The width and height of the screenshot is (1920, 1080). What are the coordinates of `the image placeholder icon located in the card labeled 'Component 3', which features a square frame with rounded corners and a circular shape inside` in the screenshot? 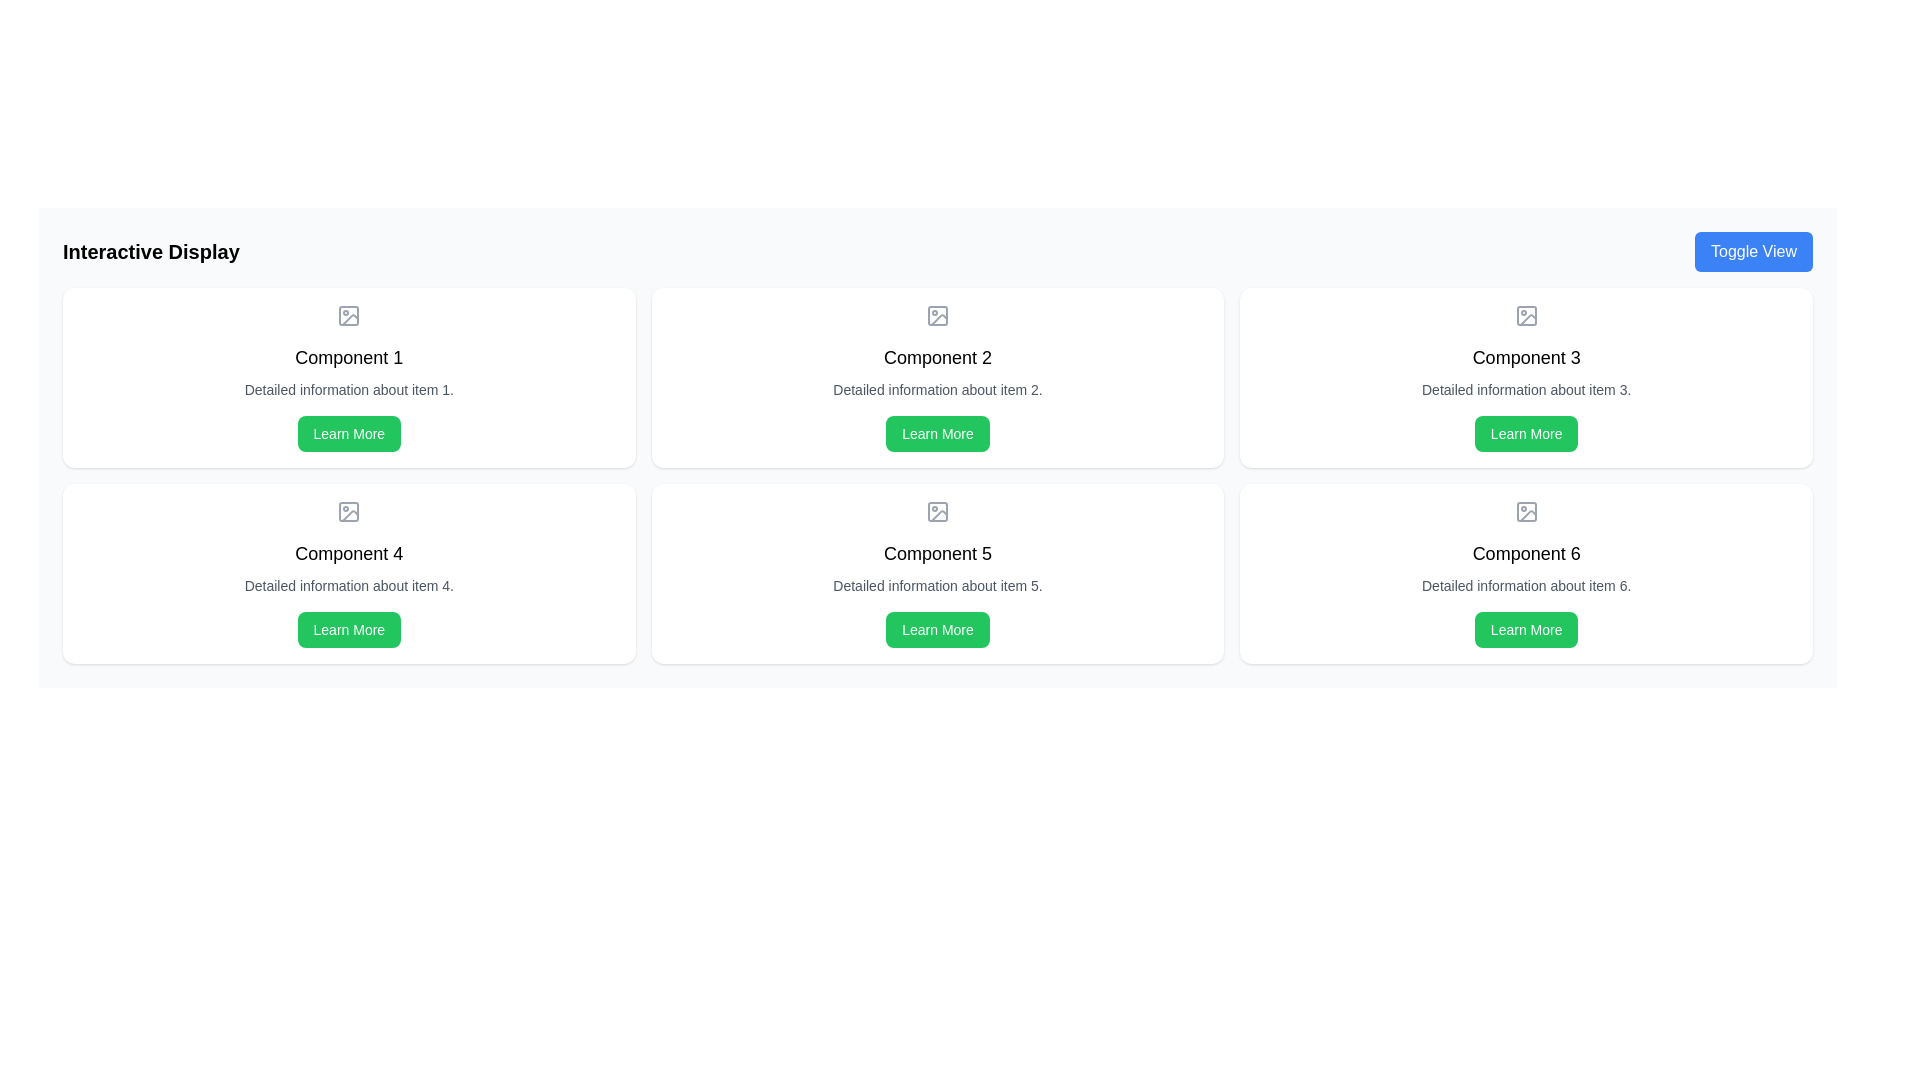 It's located at (1525, 315).